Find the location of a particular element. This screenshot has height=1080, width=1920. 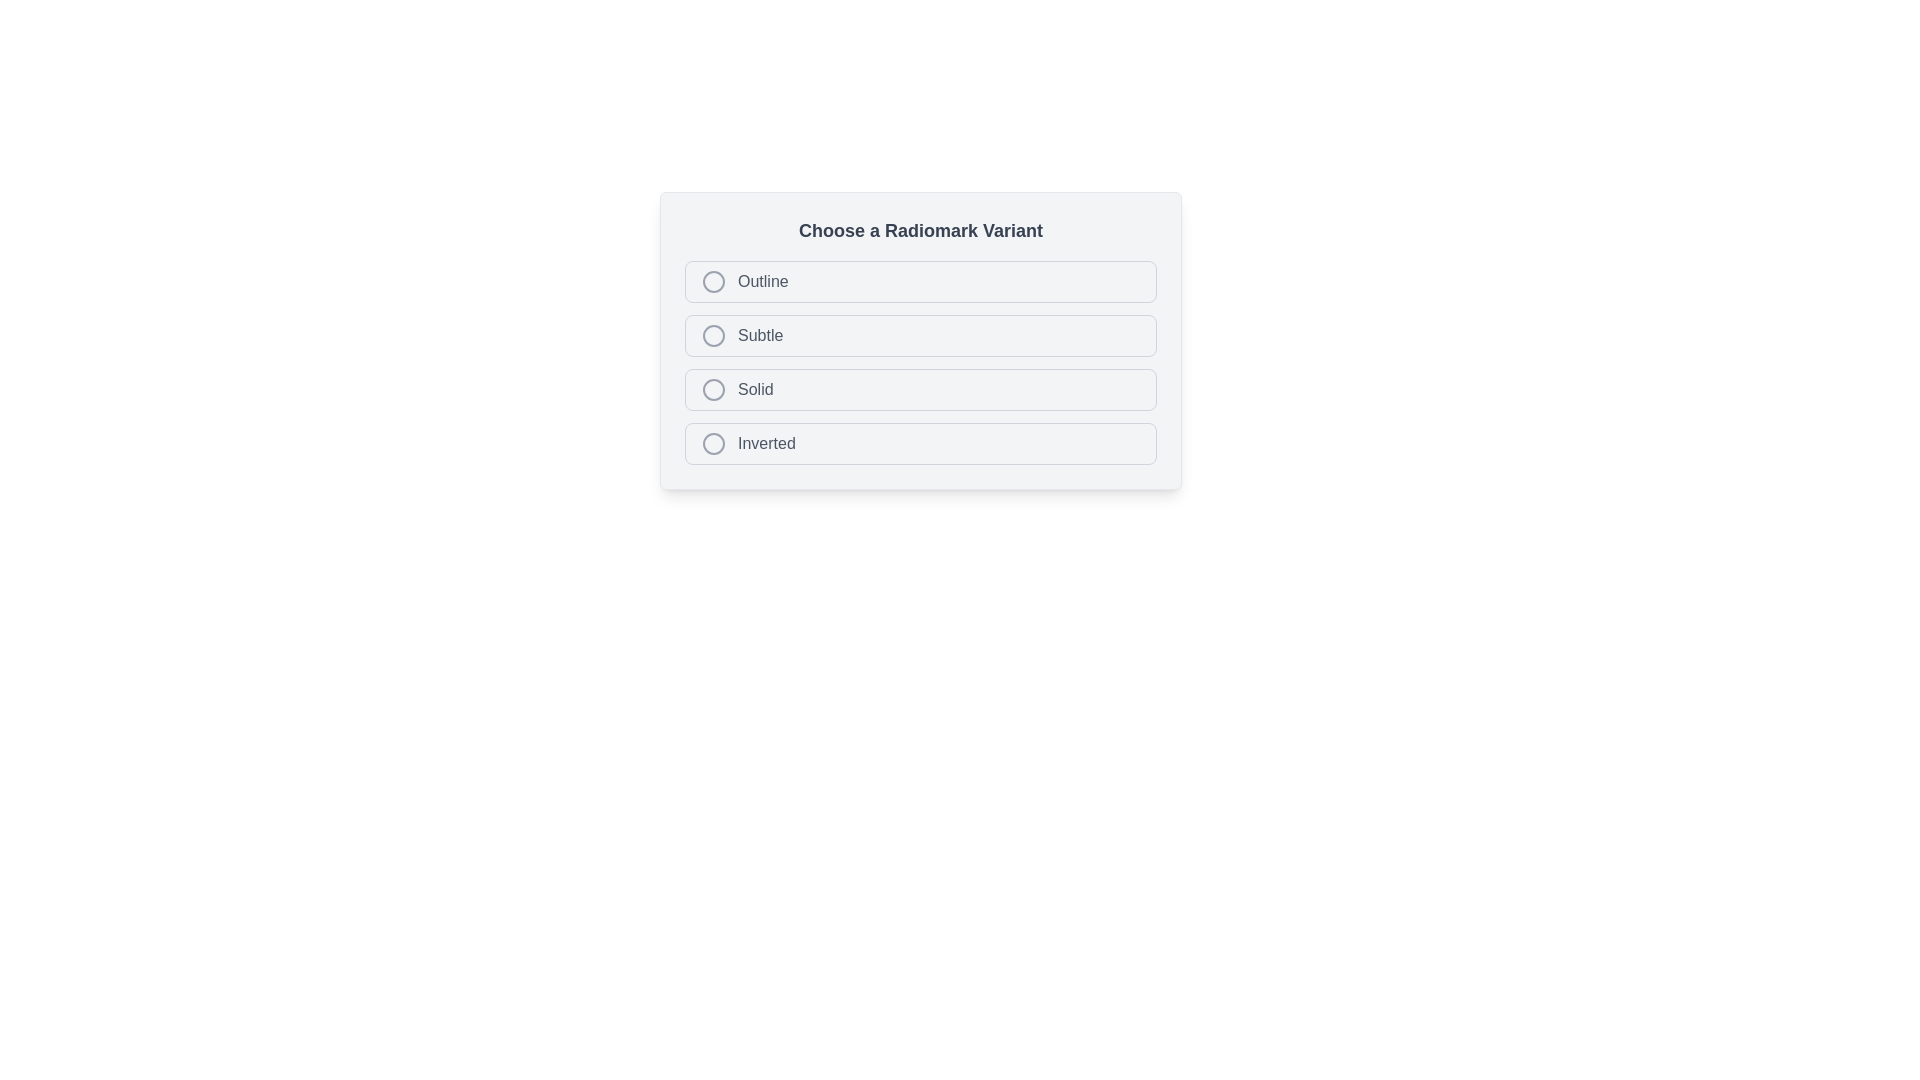

the 'Inverted' text label element, which is the label for the fourth option in a list of selectable items is located at coordinates (765, 442).